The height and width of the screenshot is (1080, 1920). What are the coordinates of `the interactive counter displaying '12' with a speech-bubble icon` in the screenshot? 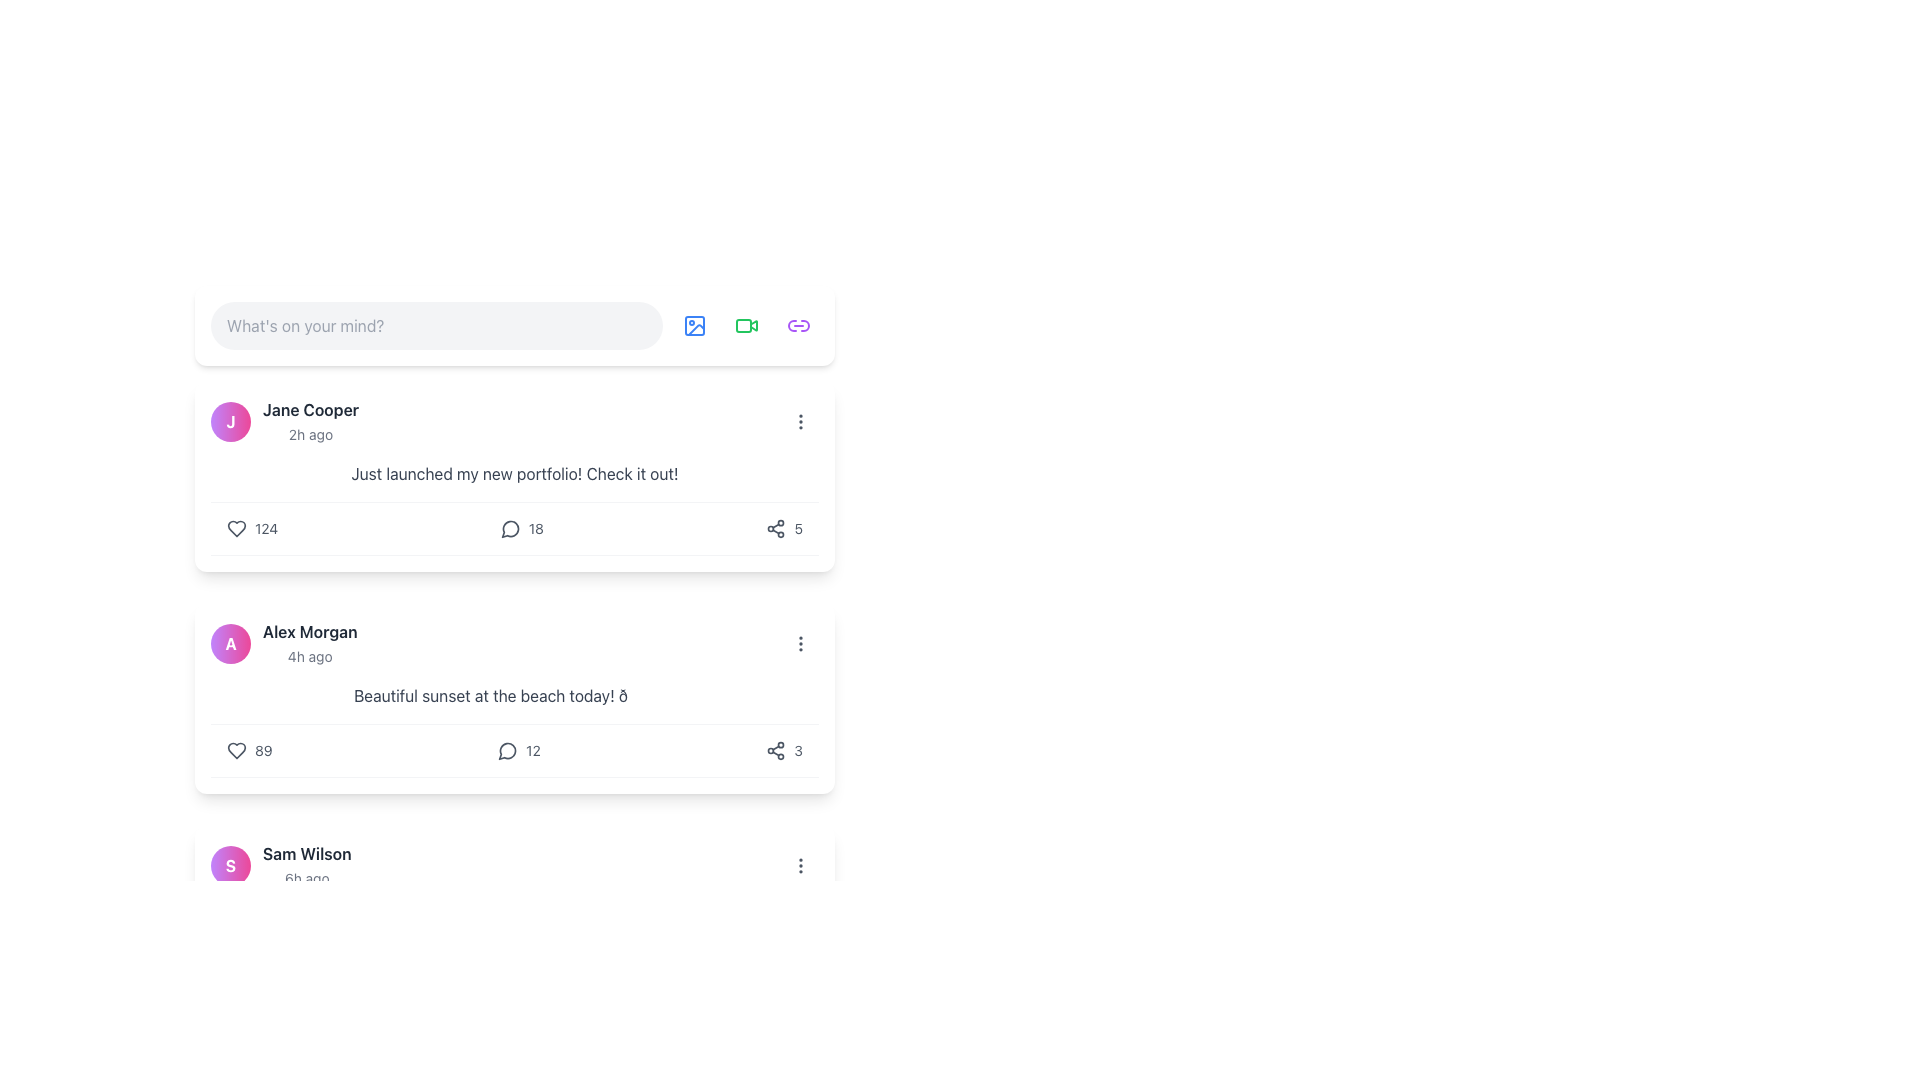 It's located at (514, 751).